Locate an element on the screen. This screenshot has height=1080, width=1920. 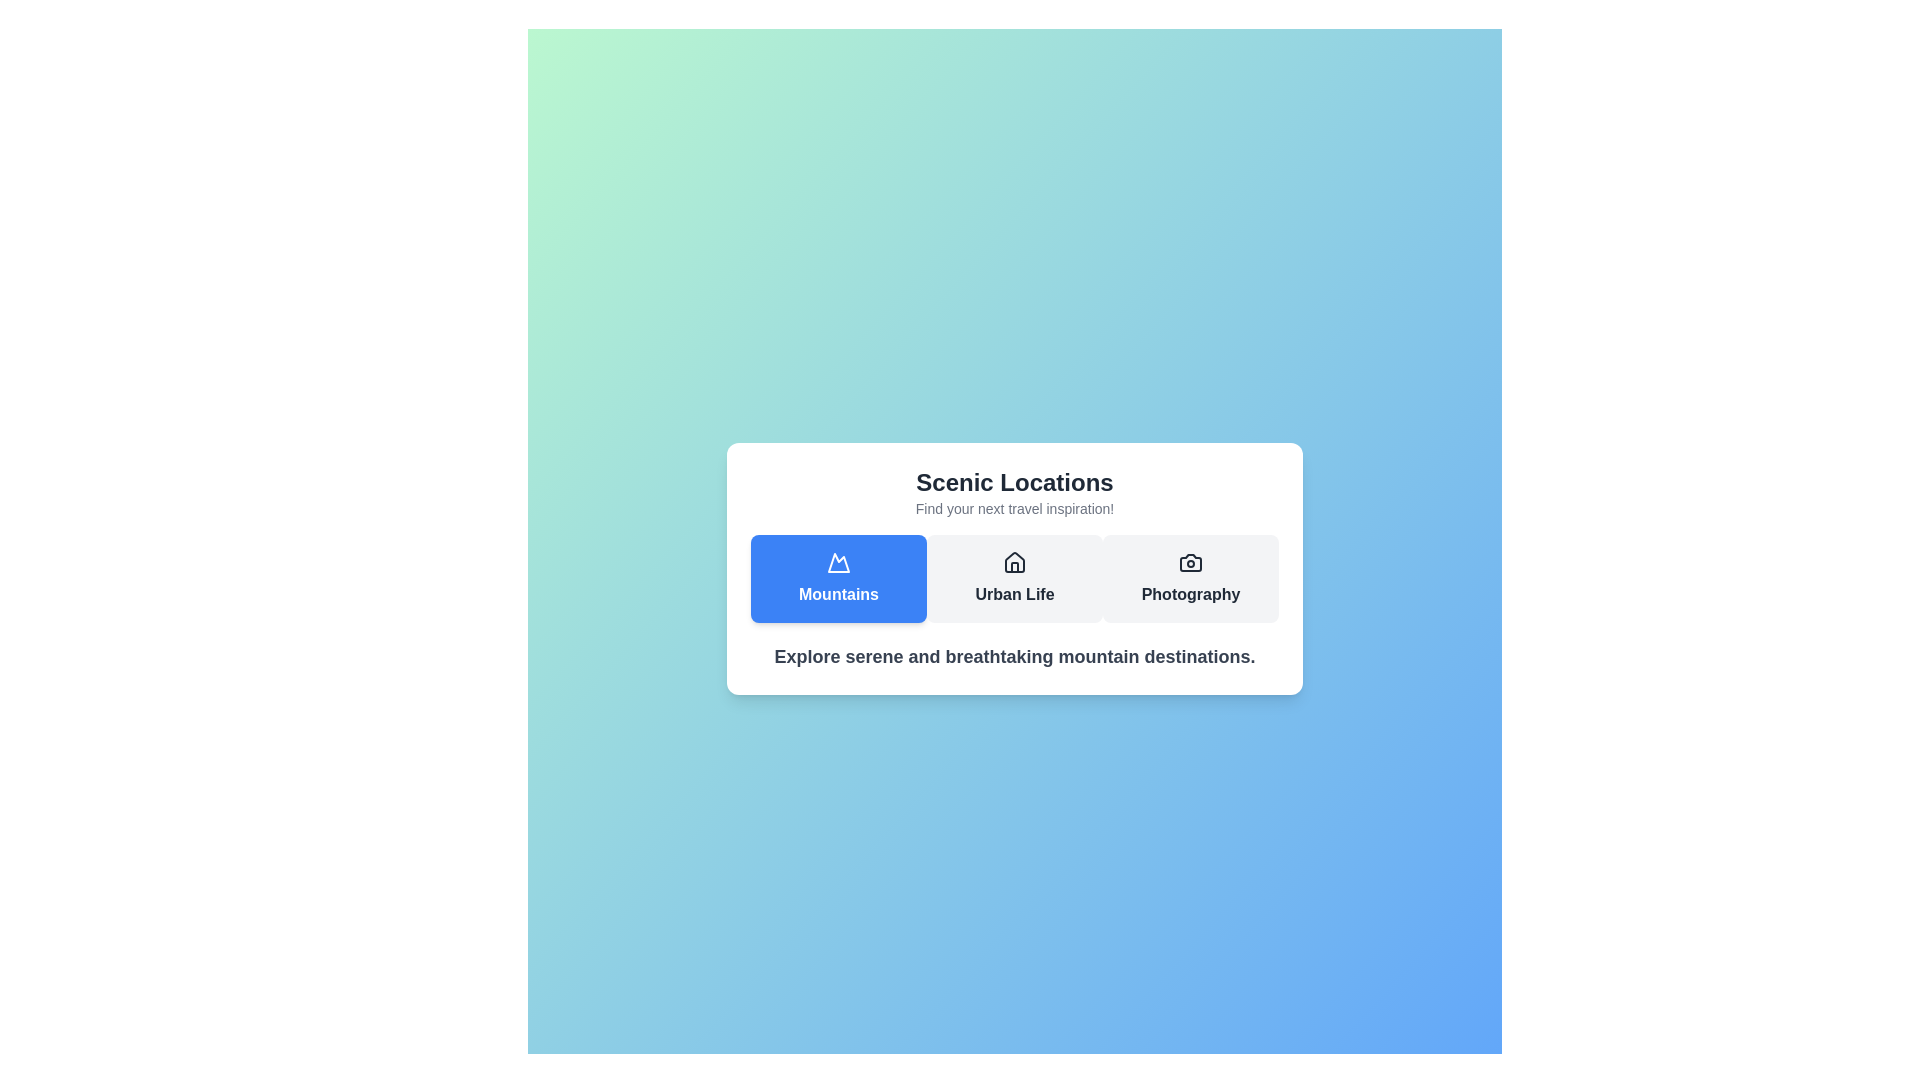
the 'Mountains' tab to select it is located at coordinates (839, 578).